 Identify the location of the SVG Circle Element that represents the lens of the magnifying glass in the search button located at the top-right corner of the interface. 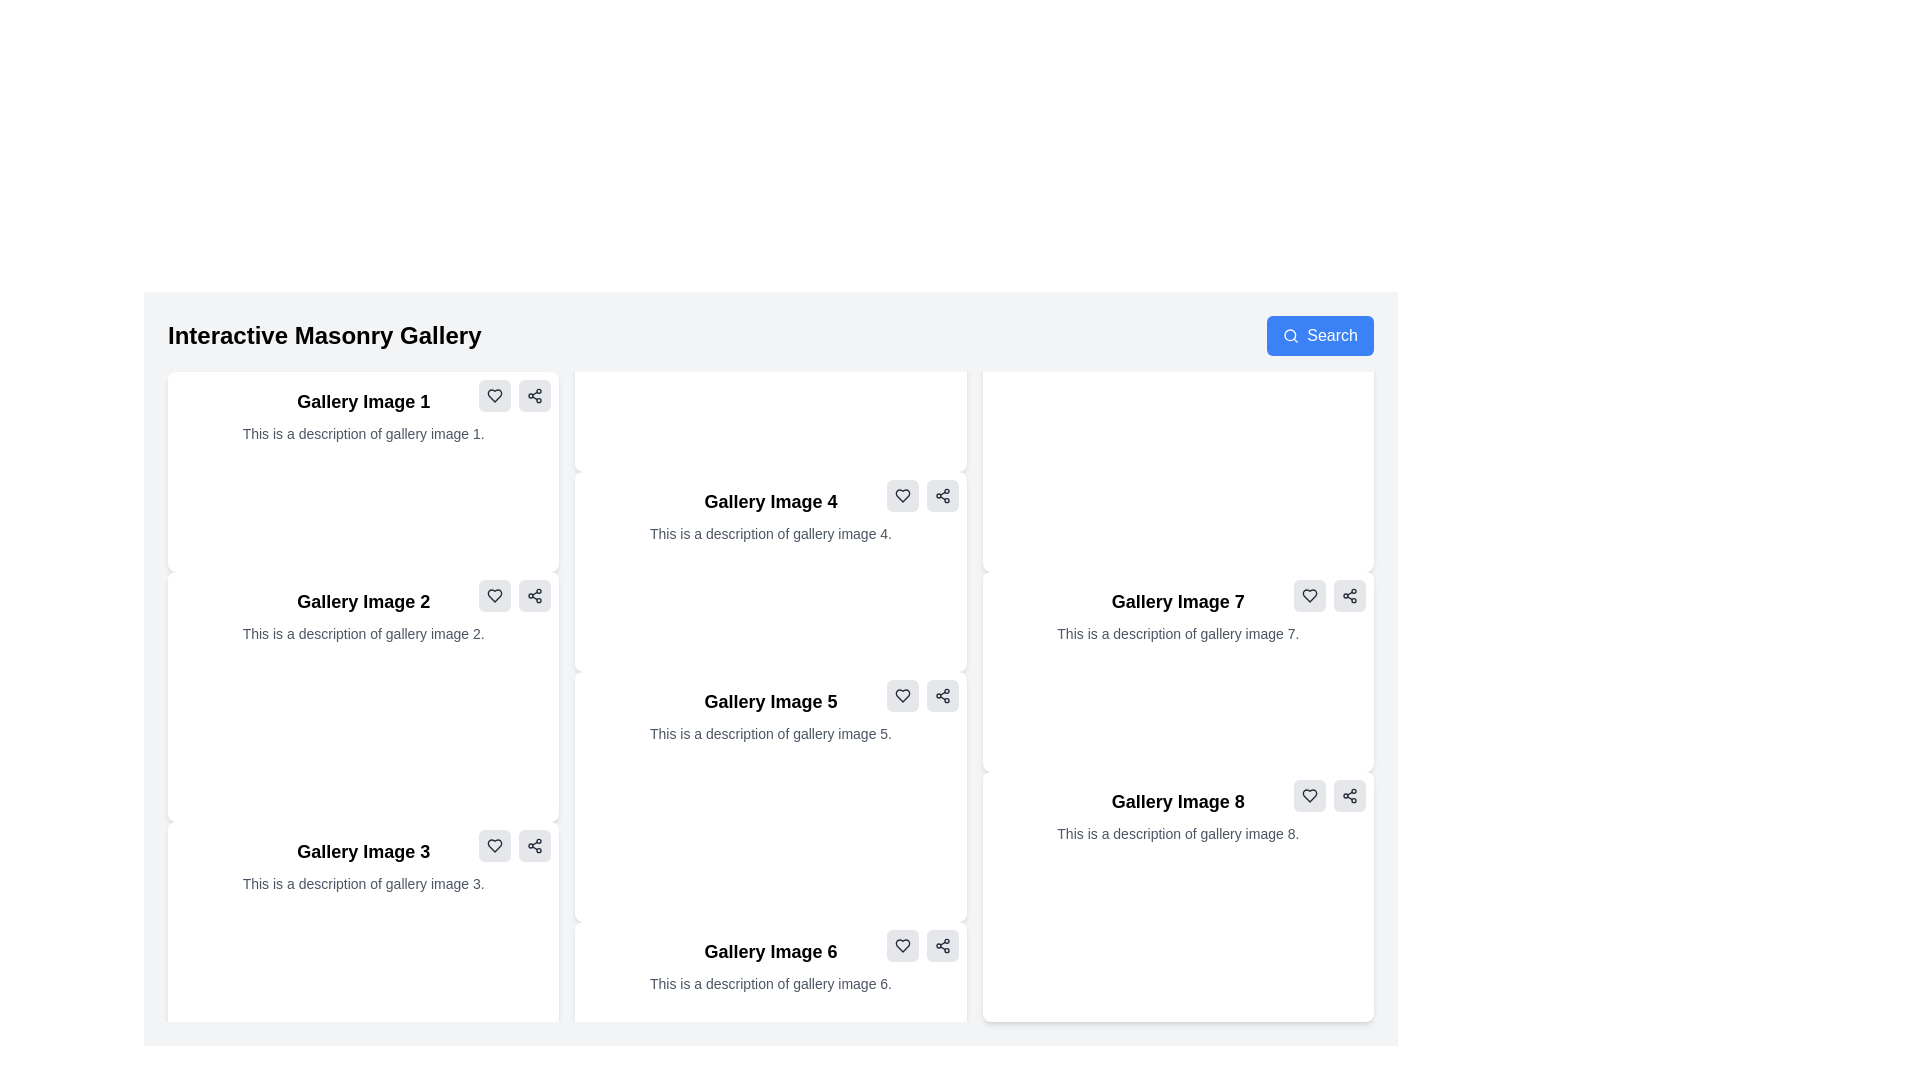
(1290, 334).